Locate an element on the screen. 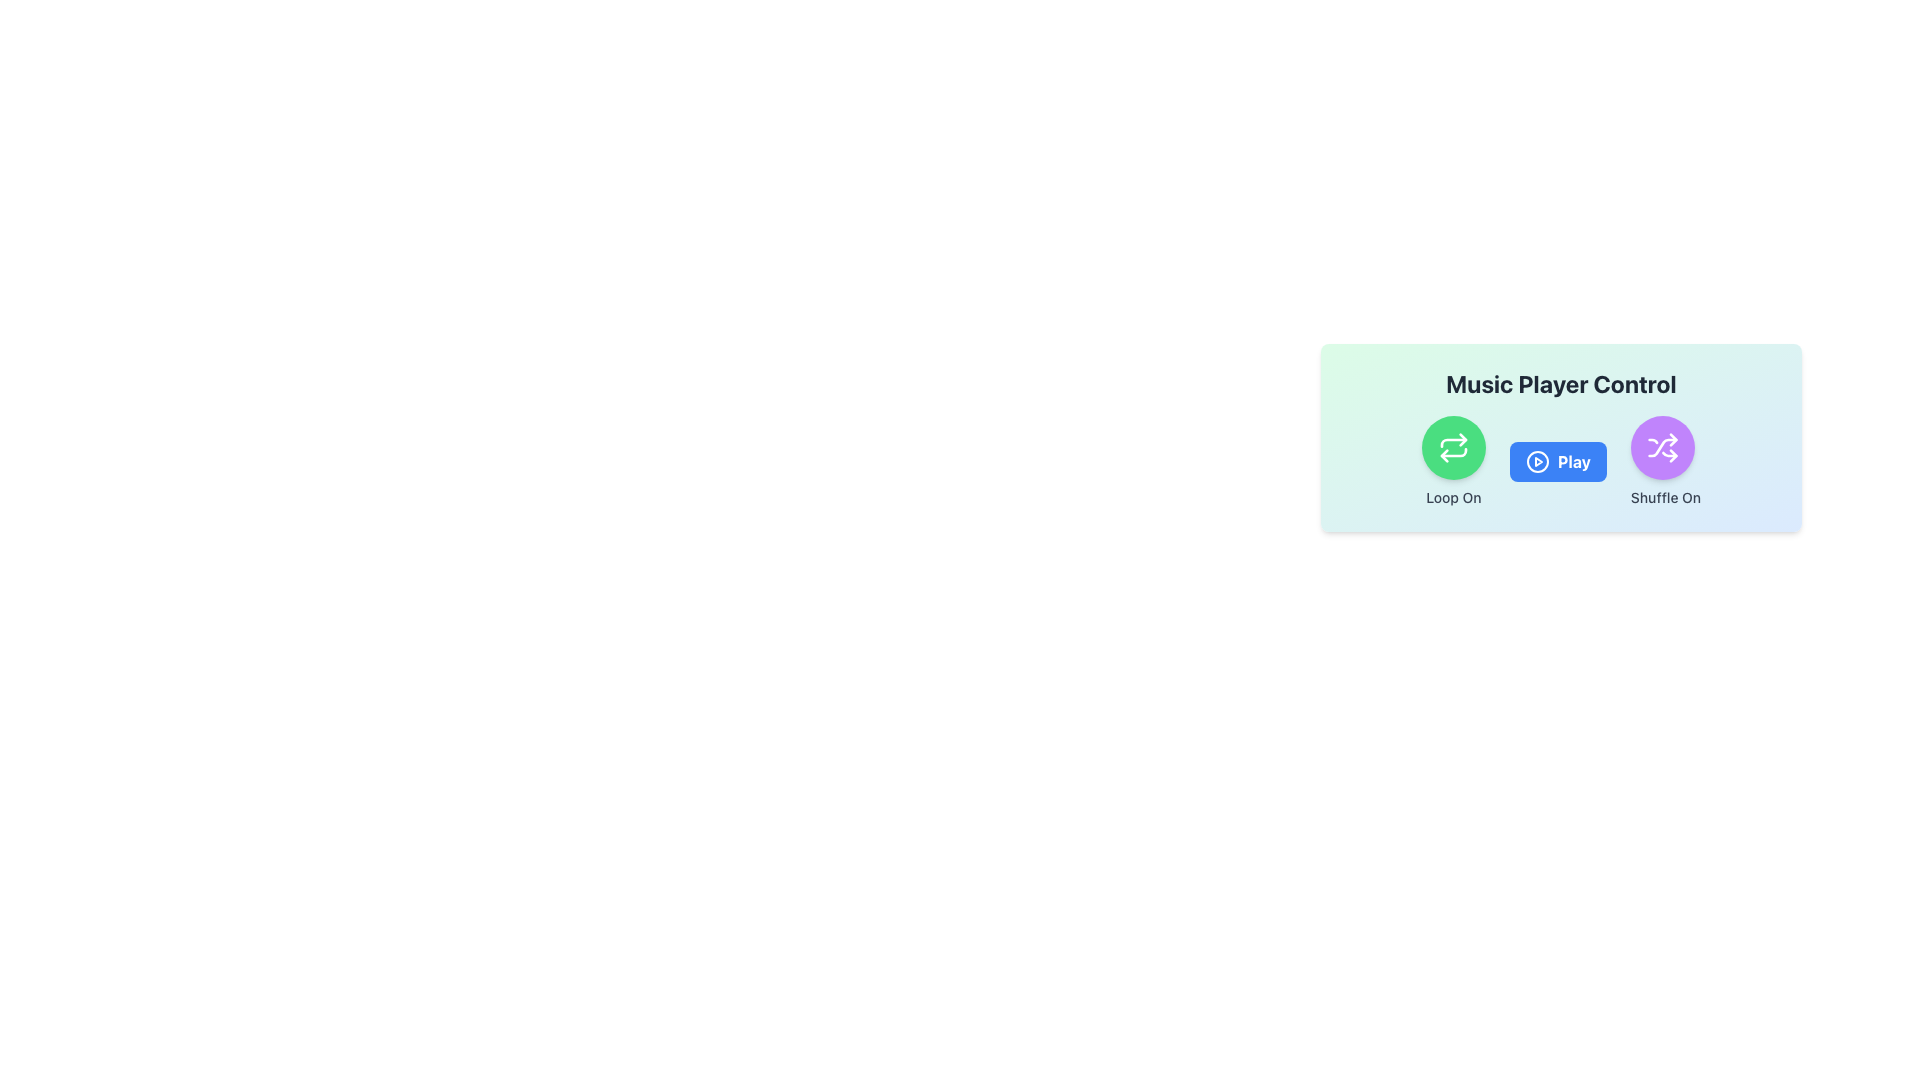 The image size is (1920, 1080). the shuffle icon, which is a circular button with a purple background and a white stroke, located at the far right of a row of three icons is located at coordinates (1662, 446).